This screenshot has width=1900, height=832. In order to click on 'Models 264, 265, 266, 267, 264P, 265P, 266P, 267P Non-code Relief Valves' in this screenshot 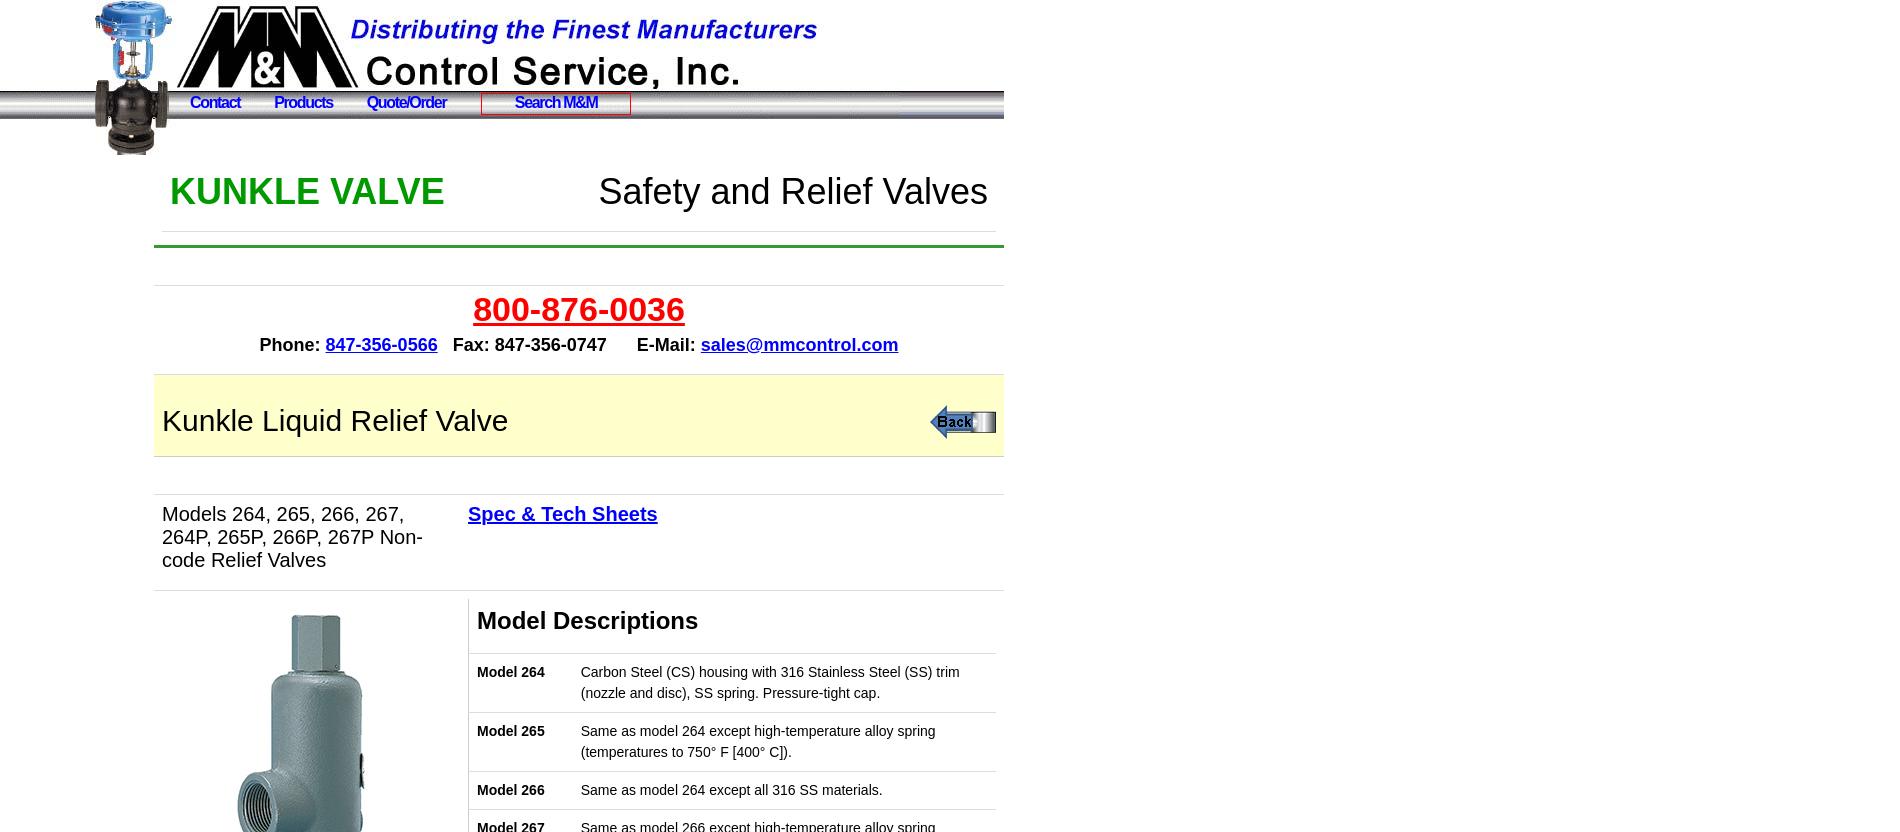, I will do `click(291, 536)`.